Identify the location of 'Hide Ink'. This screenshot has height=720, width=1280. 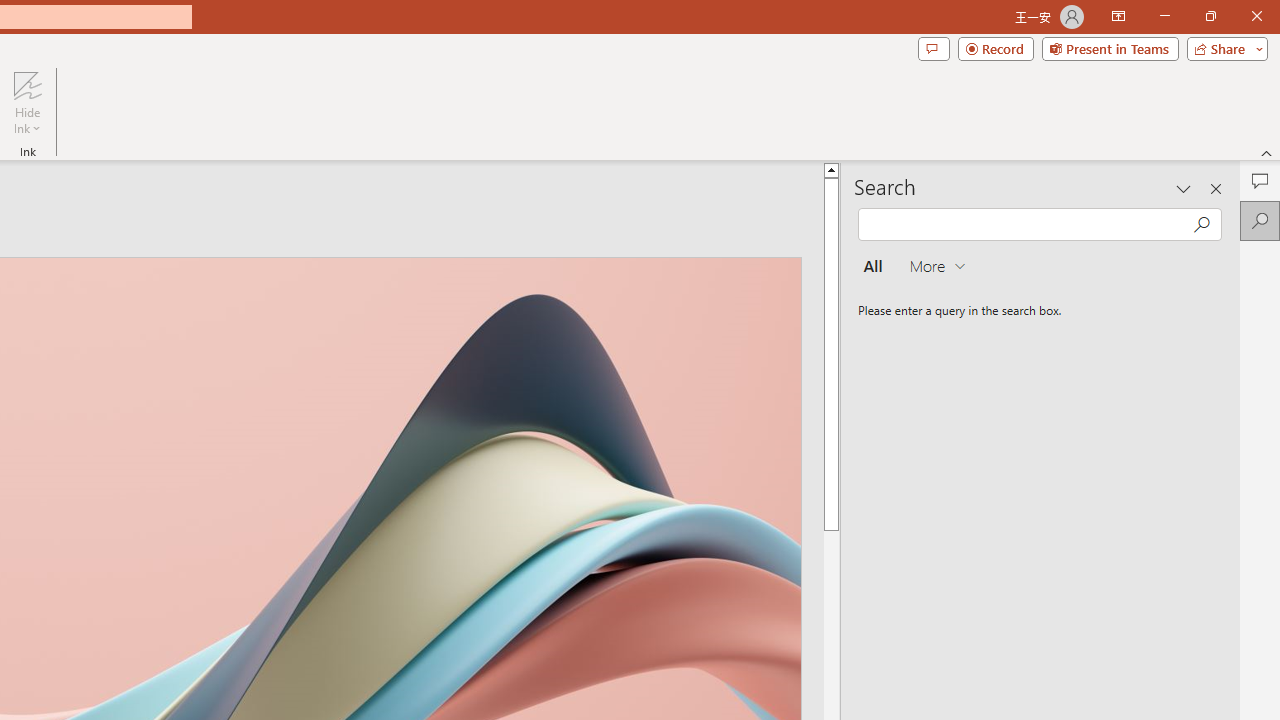
(27, 103).